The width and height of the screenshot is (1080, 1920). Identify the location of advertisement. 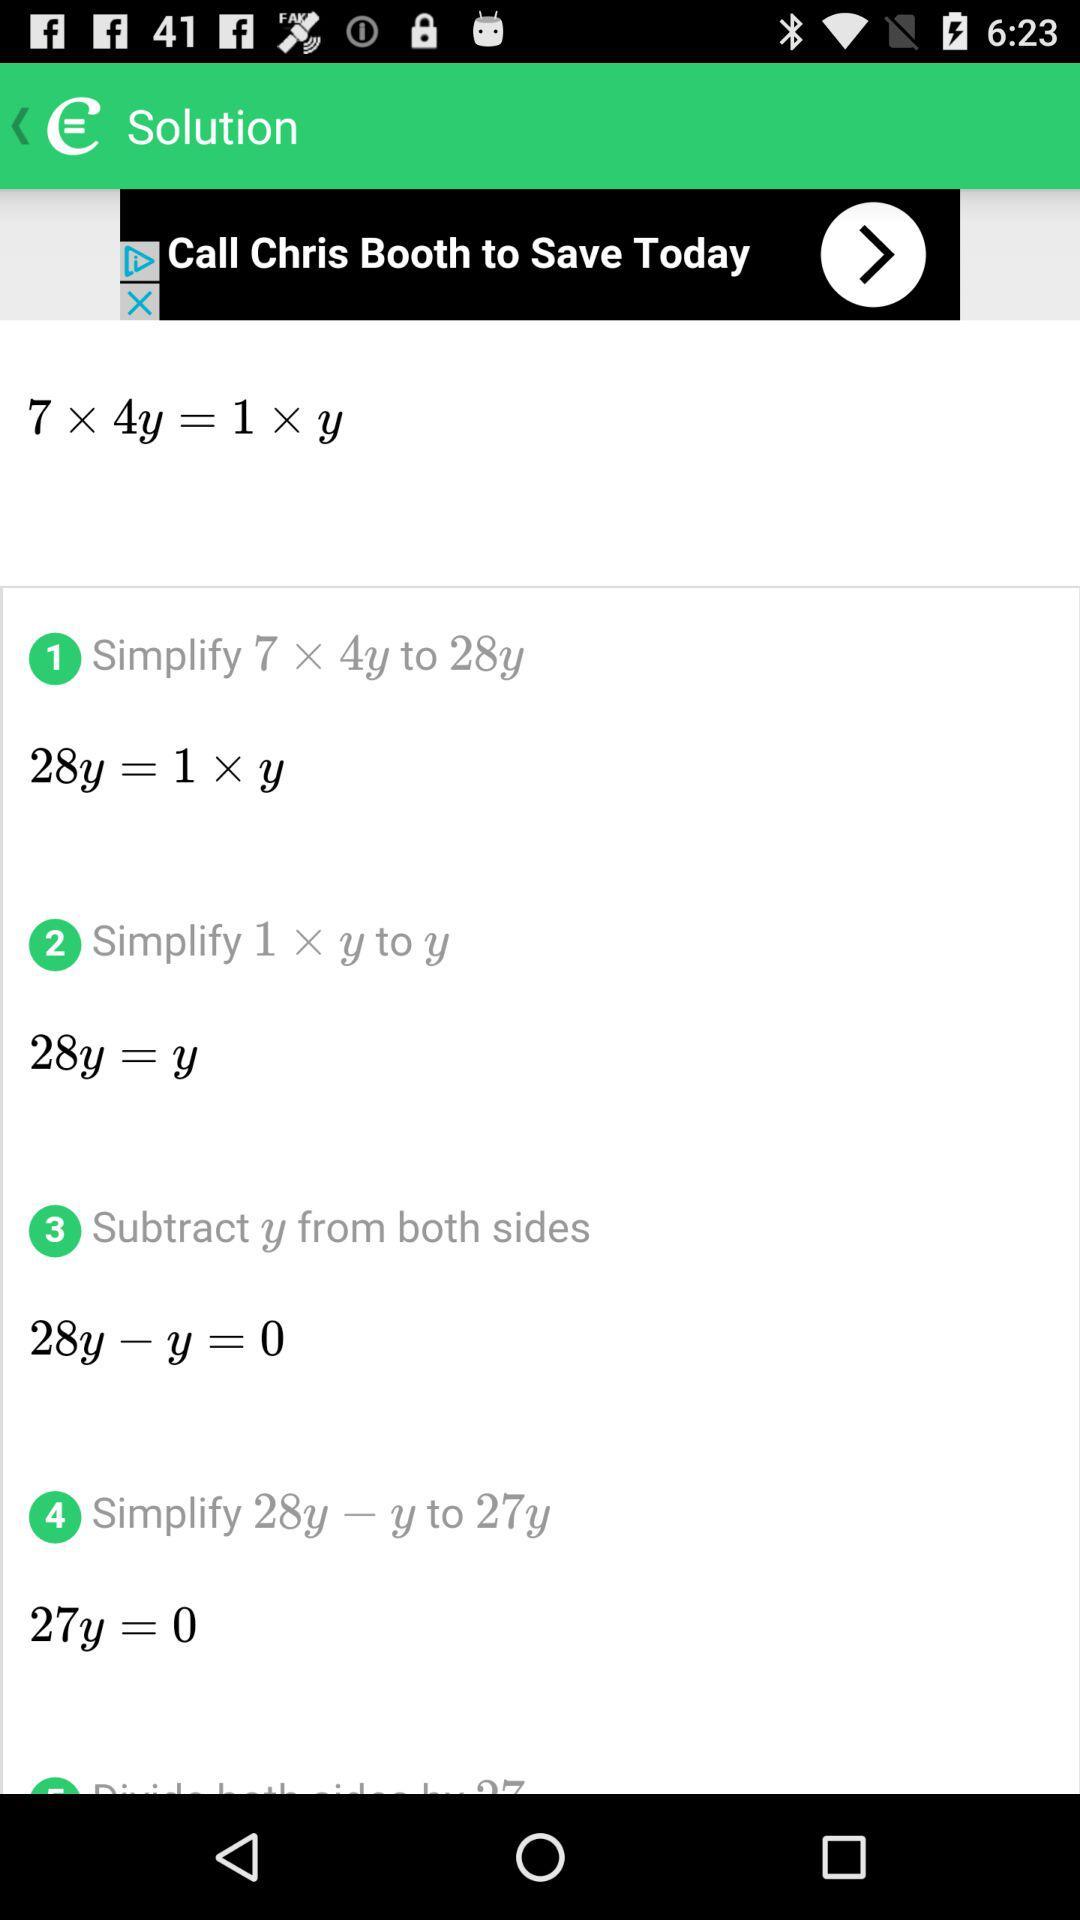
(540, 253).